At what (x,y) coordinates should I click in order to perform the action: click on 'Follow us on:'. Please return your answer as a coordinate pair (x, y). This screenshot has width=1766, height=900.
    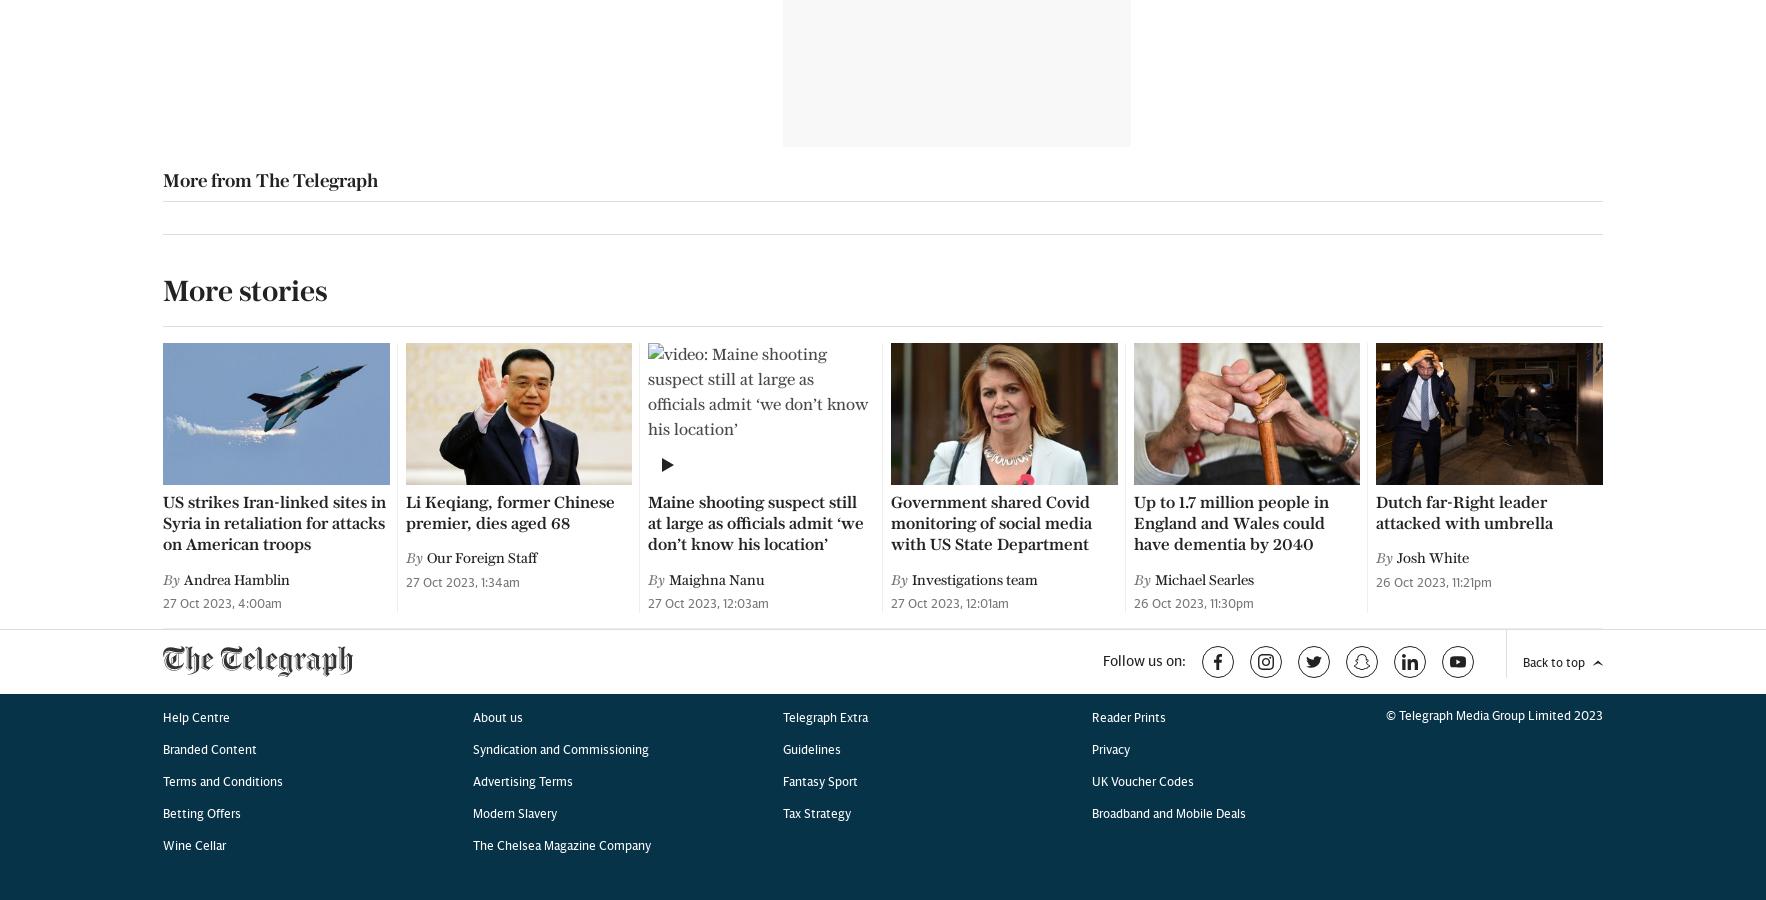
    Looking at the image, I should click on (1143, 9).